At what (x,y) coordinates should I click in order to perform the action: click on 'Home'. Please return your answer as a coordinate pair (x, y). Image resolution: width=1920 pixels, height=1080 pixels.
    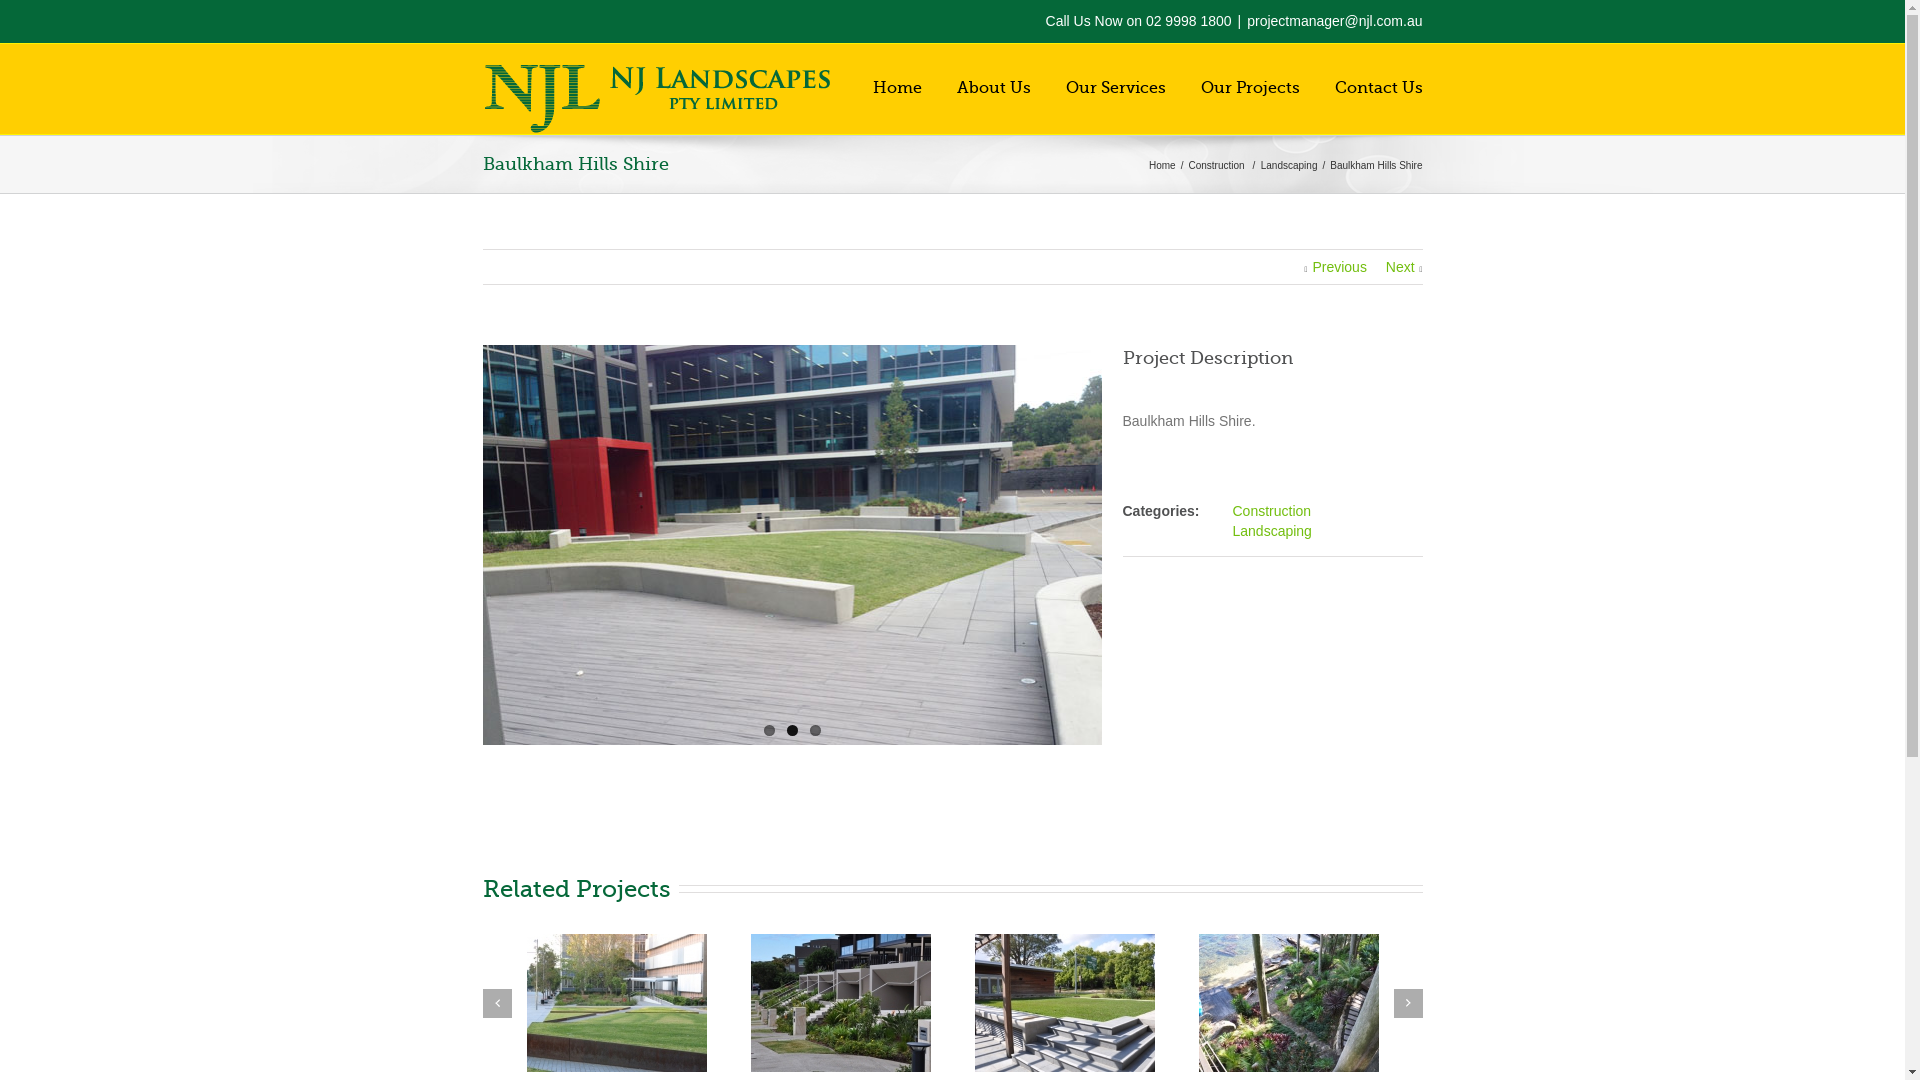
    Looking at the image, I should click on (872, 86).